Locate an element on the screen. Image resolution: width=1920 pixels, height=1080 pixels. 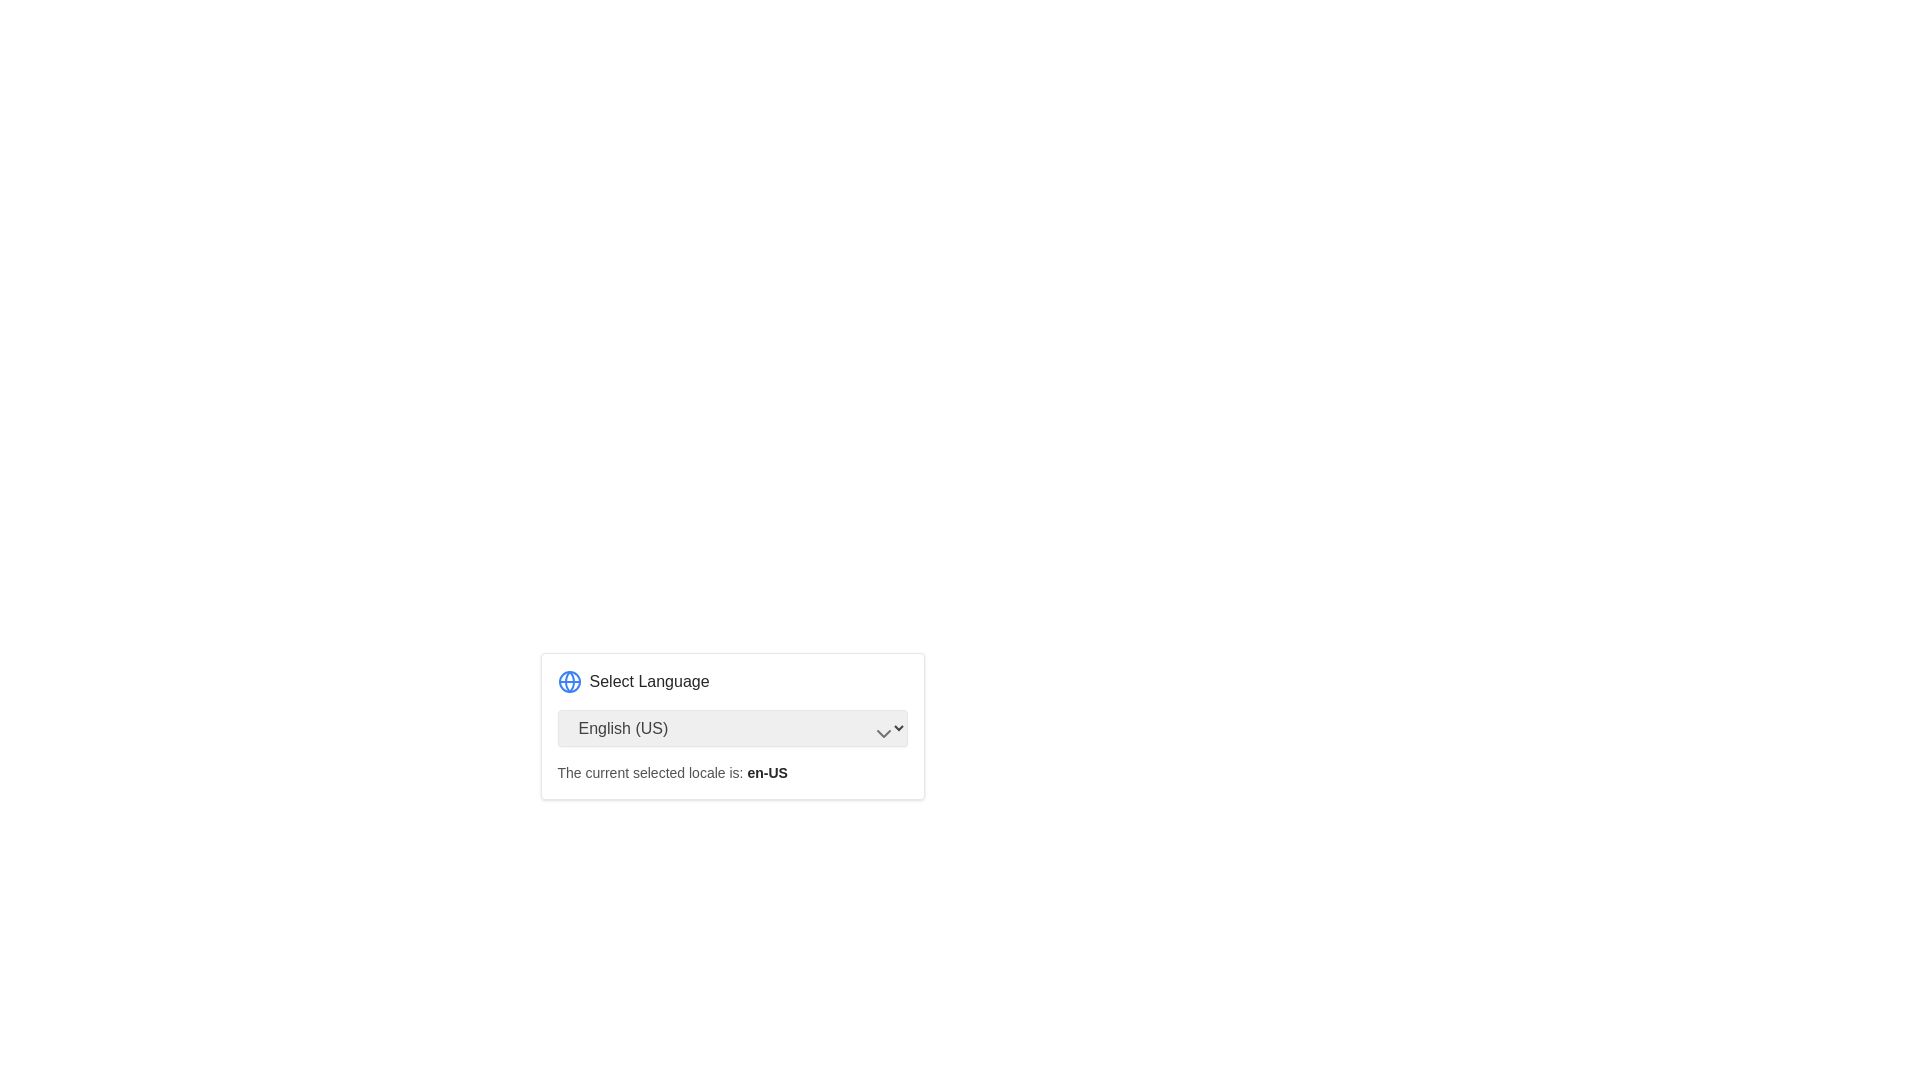
the dropdown menu located within the 'Select Language' form is located at coordinates (731, 728).